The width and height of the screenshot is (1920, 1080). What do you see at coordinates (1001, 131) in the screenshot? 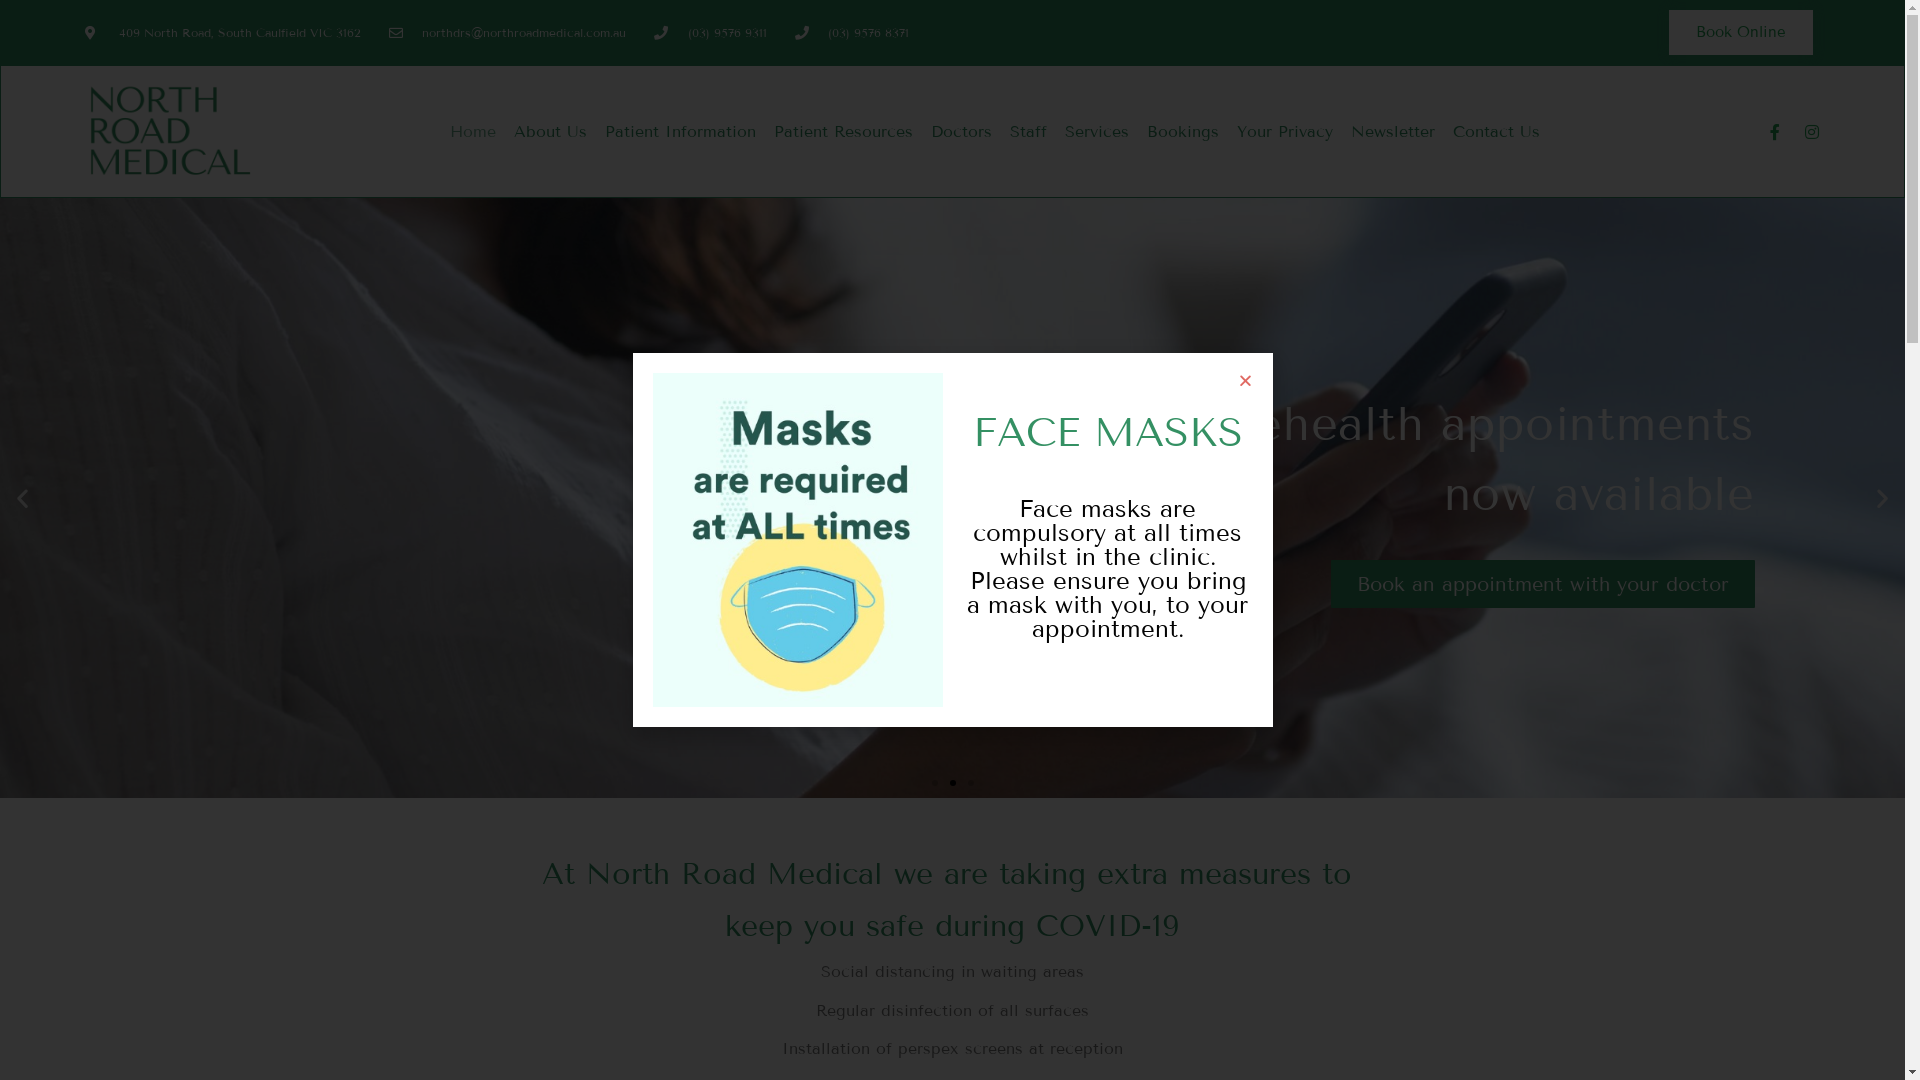
I see `'Staff'` at bounding box center [1001, 131].